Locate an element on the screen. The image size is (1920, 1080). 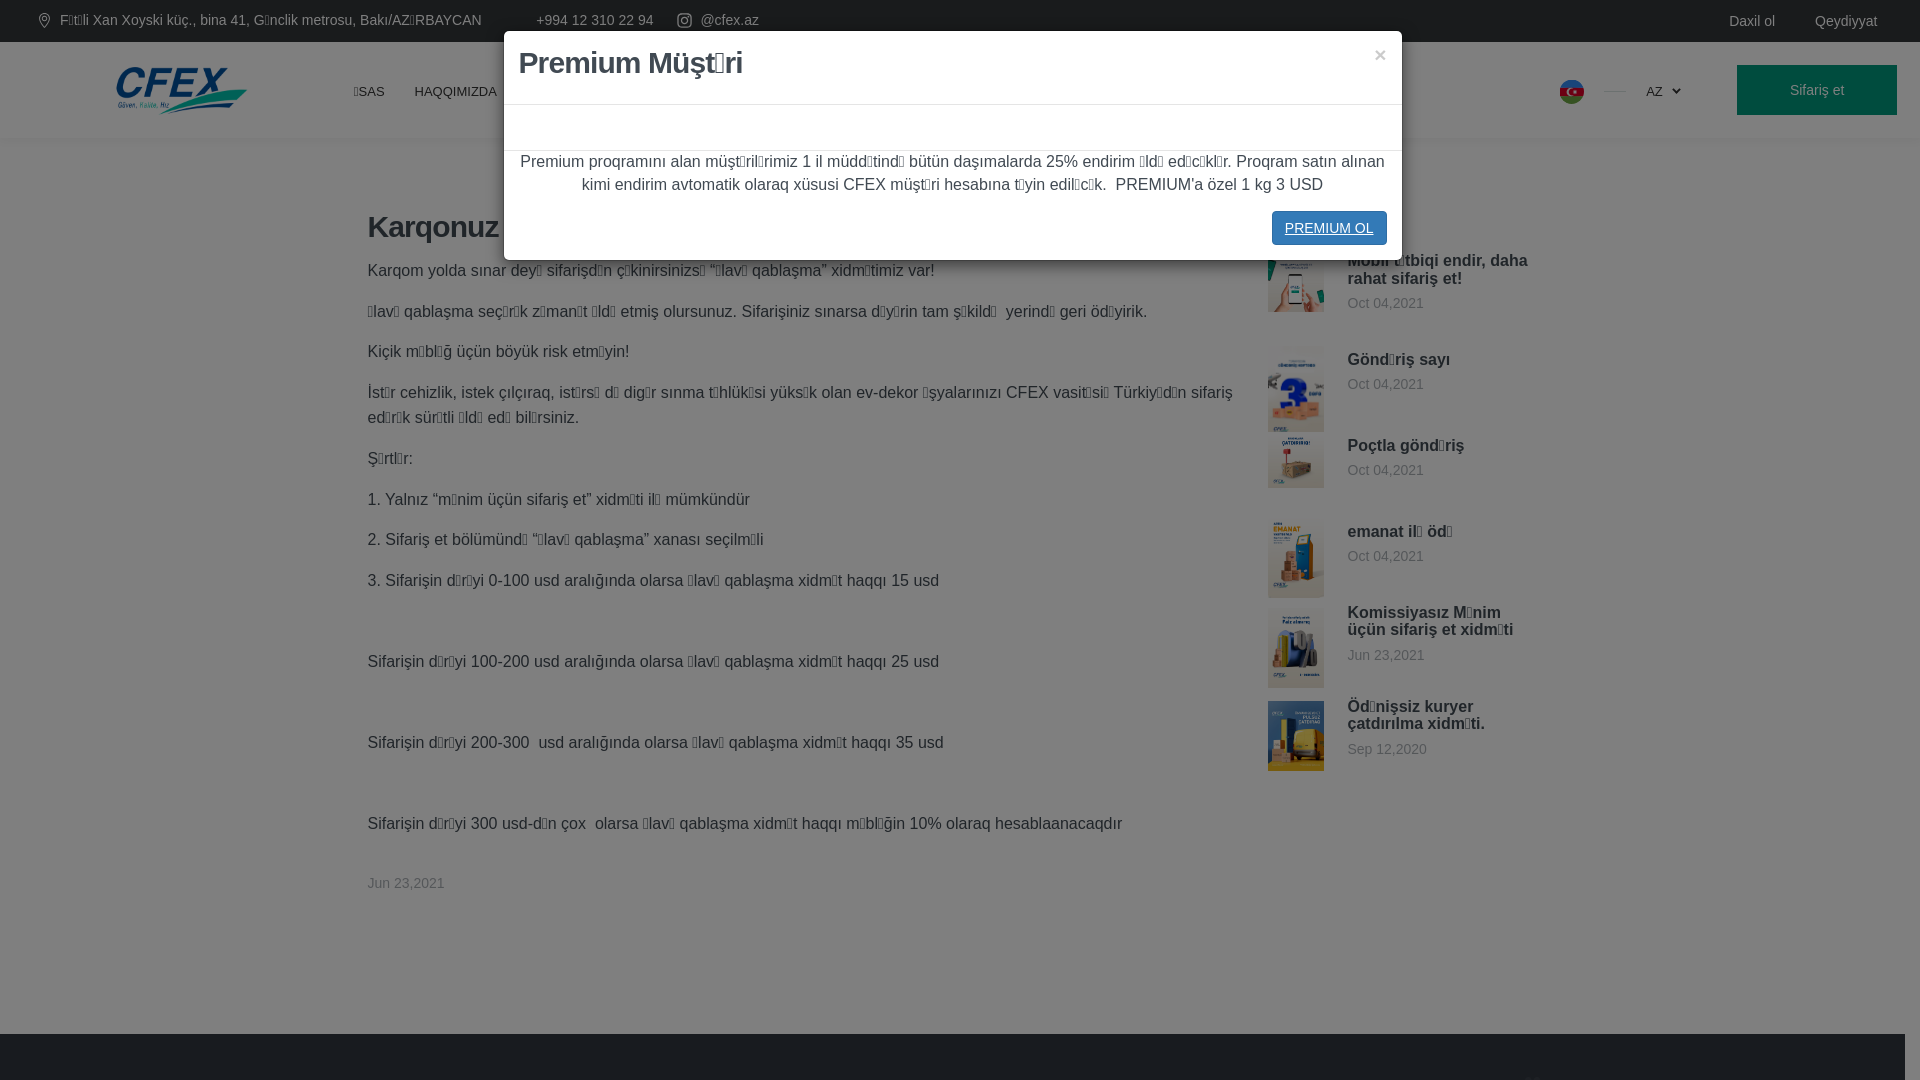
'HAQQIMIZDA' is located at coordinates (455, 88).